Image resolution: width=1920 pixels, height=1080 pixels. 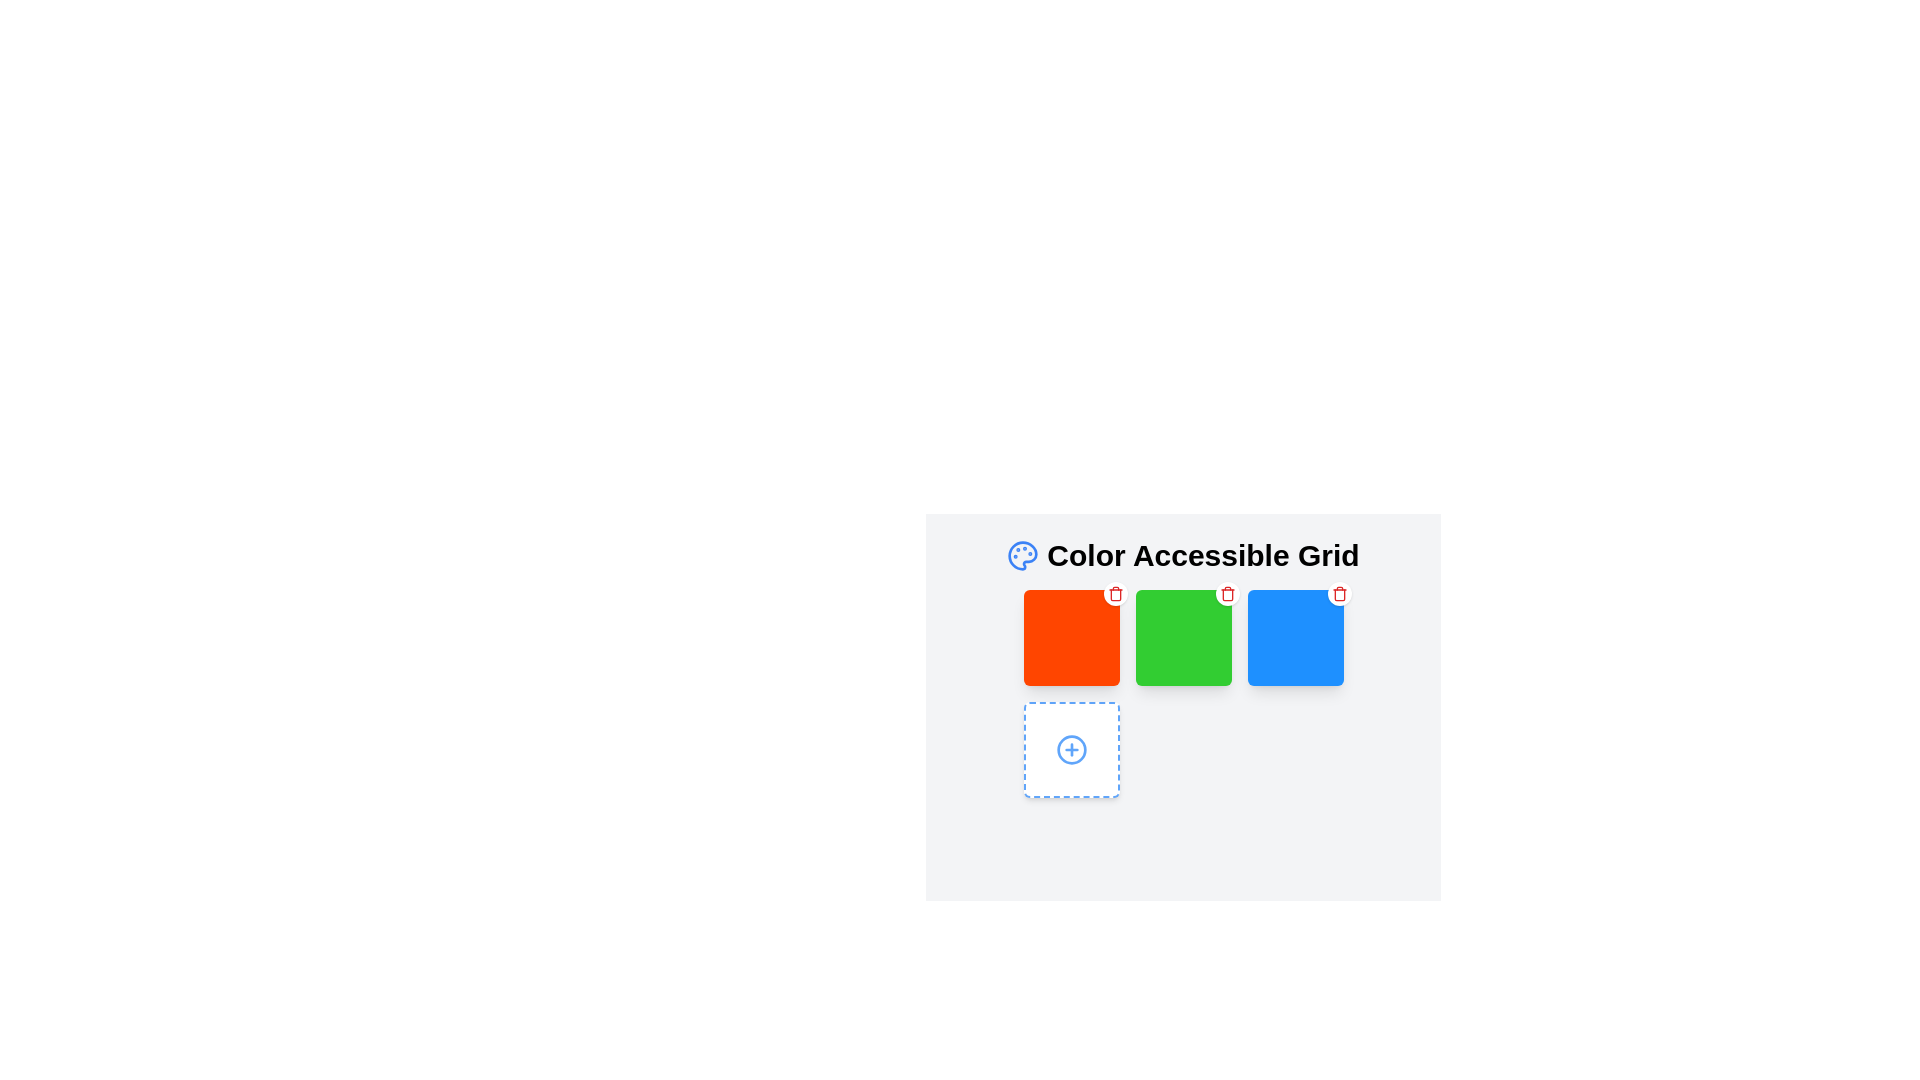 I want to click on the second square in the top row of the grid layout, which represents a selectable color option located between a red square and a blue square, so click(x=1183, y=637).